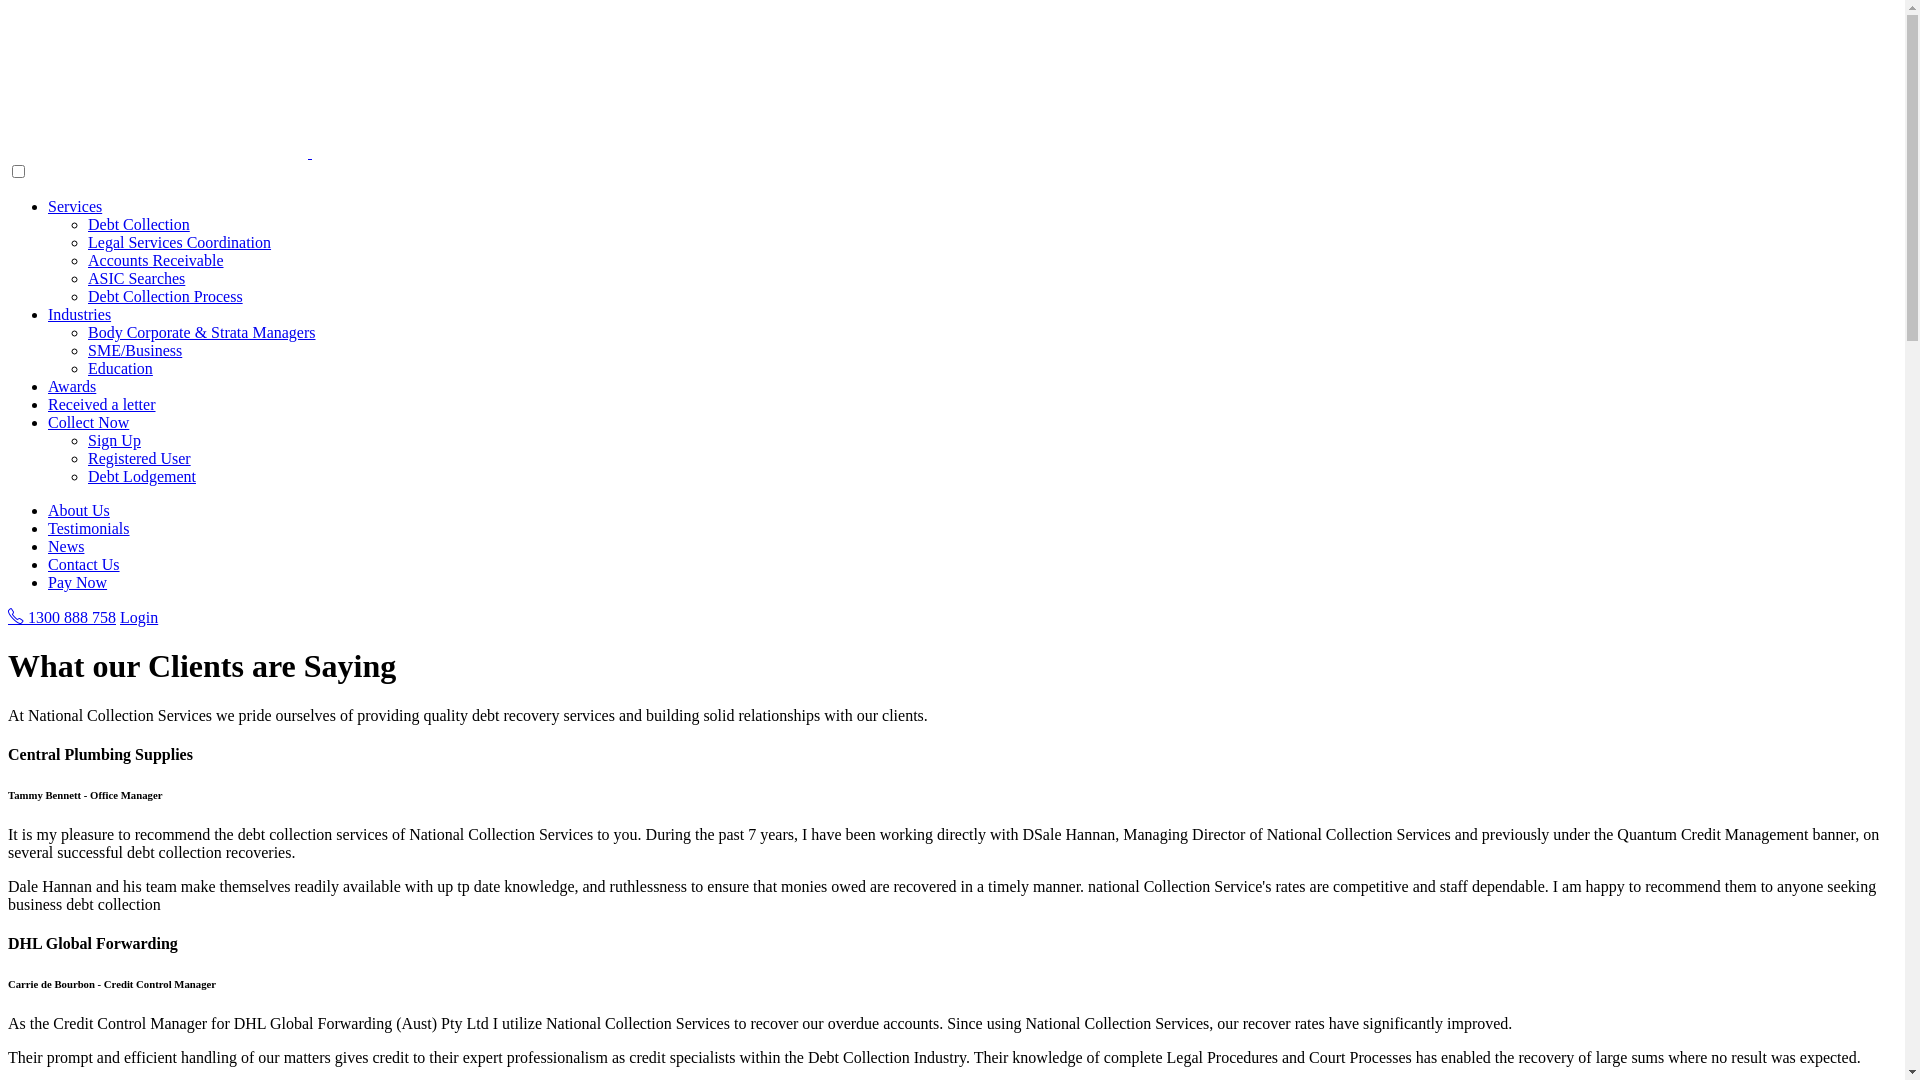  Describe the element at coordinates (62, 616) in the screenshot. I see `'1300 888 758'` at that location.